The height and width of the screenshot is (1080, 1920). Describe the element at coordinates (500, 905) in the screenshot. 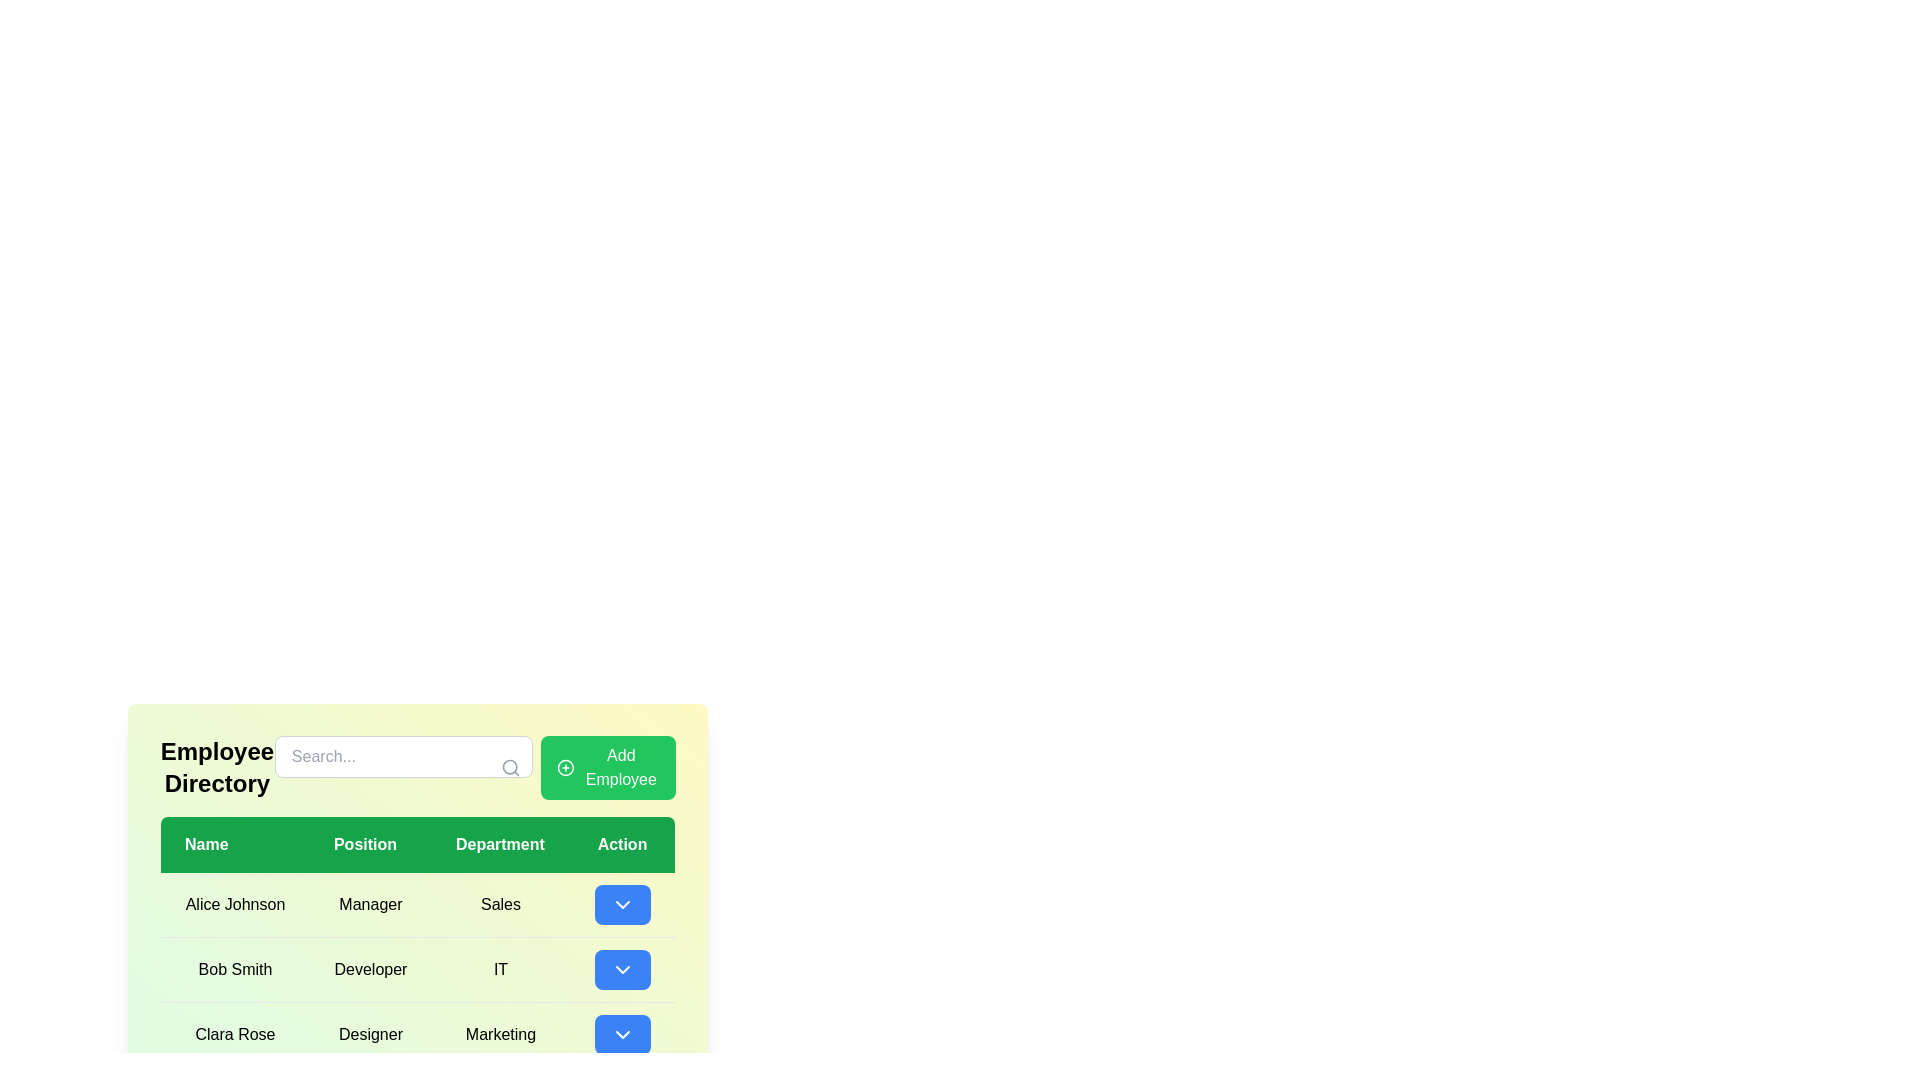

I see `the Table cell in the 'Department' column associated with 'Alice Johnson', which is located between the 'Position' column displaying 'Manager' and the 'Action' column containing a dropdown button` at that location.